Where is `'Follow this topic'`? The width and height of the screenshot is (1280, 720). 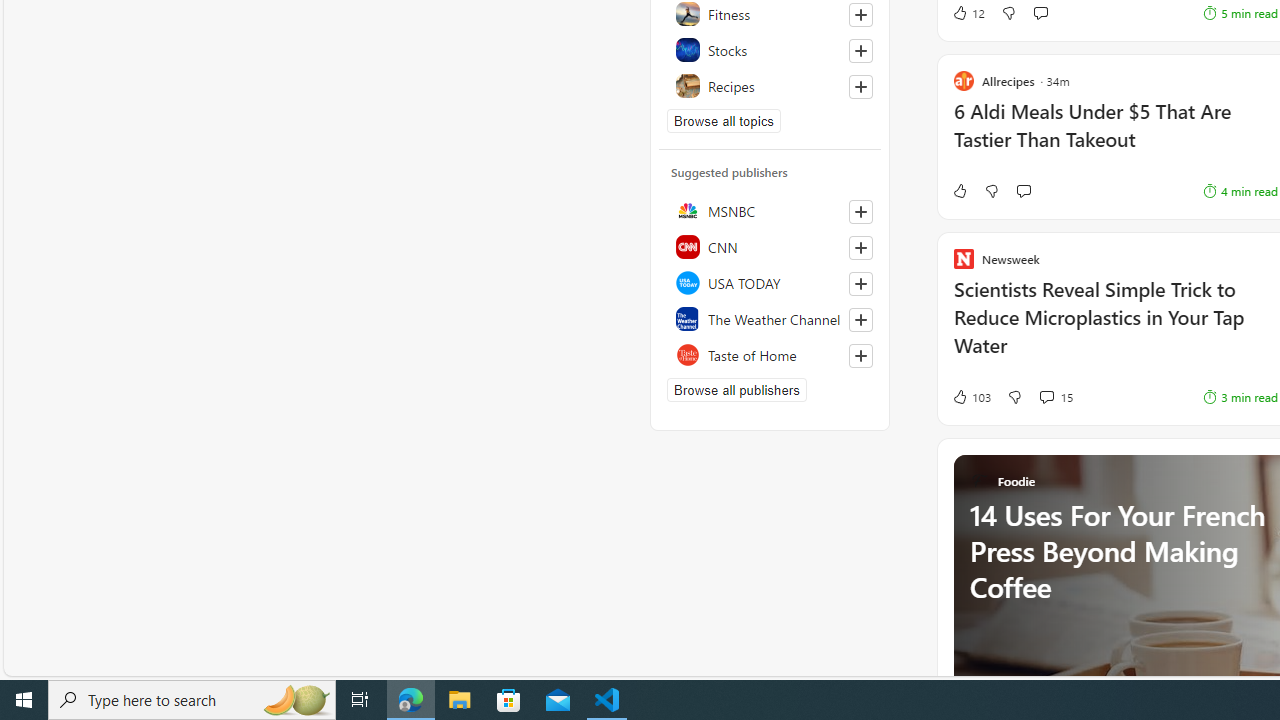
'Follow this topic' is located at coordinates (860, 86).